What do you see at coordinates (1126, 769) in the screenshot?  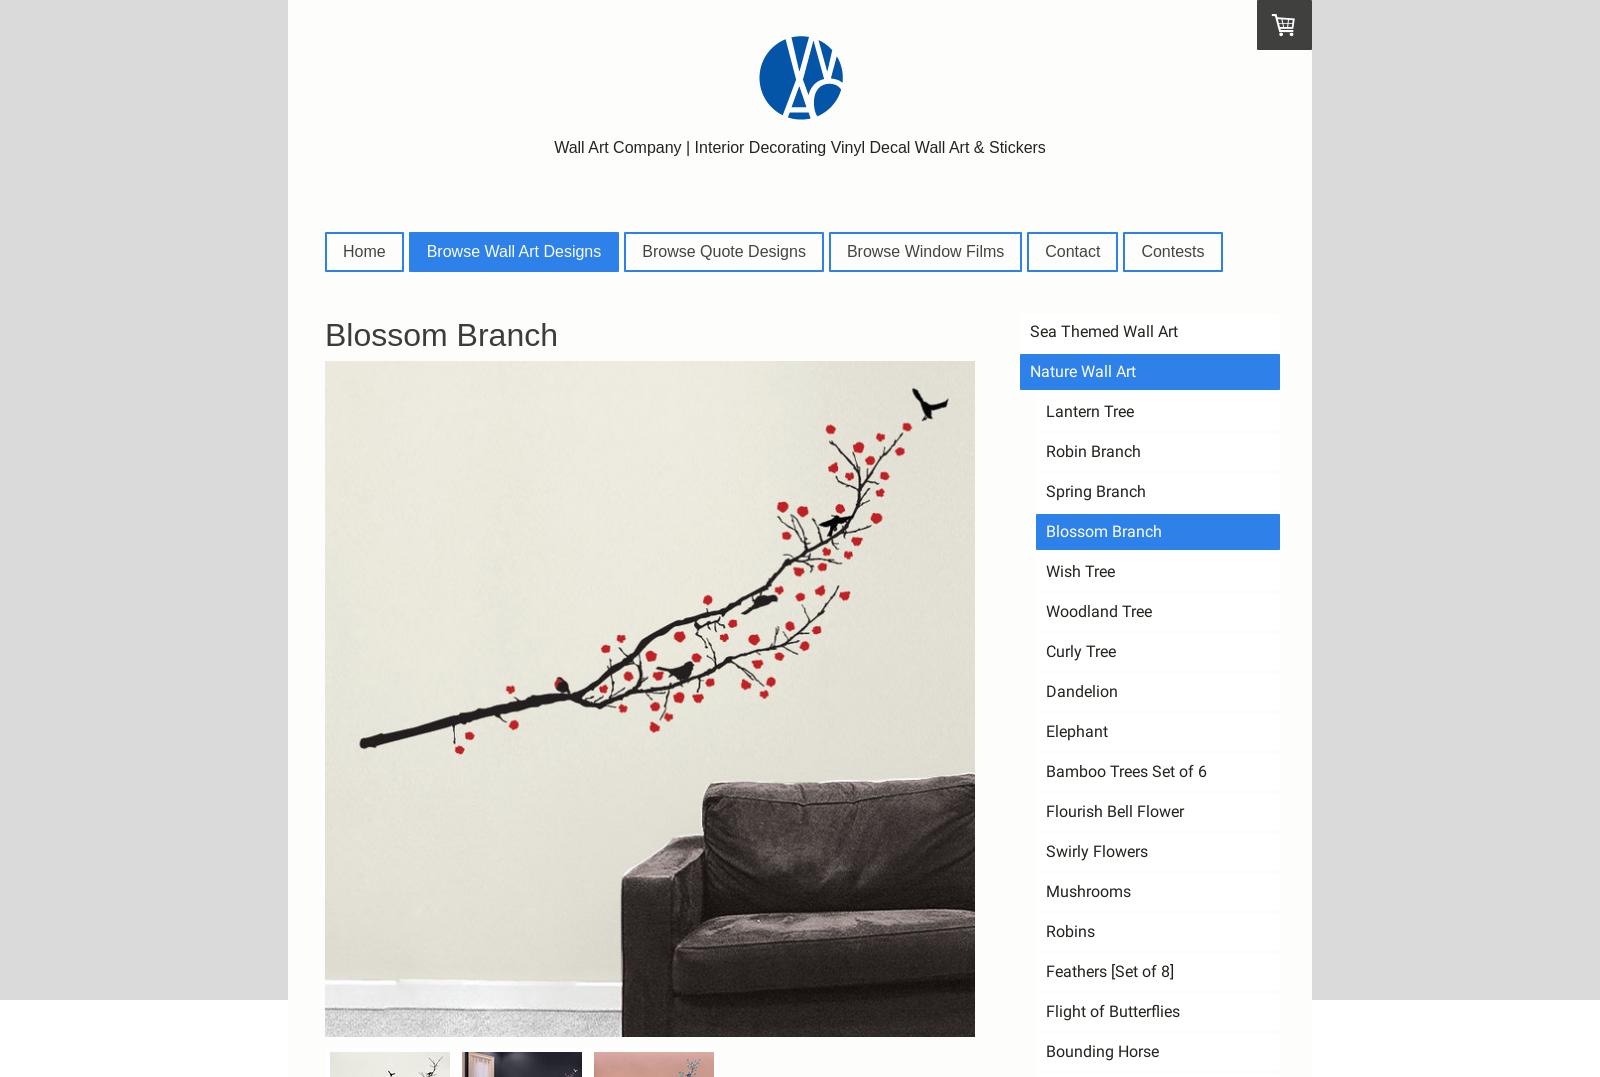 I see `'Bamboo Trees Set of 6'` at bounding box center [1126, 769].